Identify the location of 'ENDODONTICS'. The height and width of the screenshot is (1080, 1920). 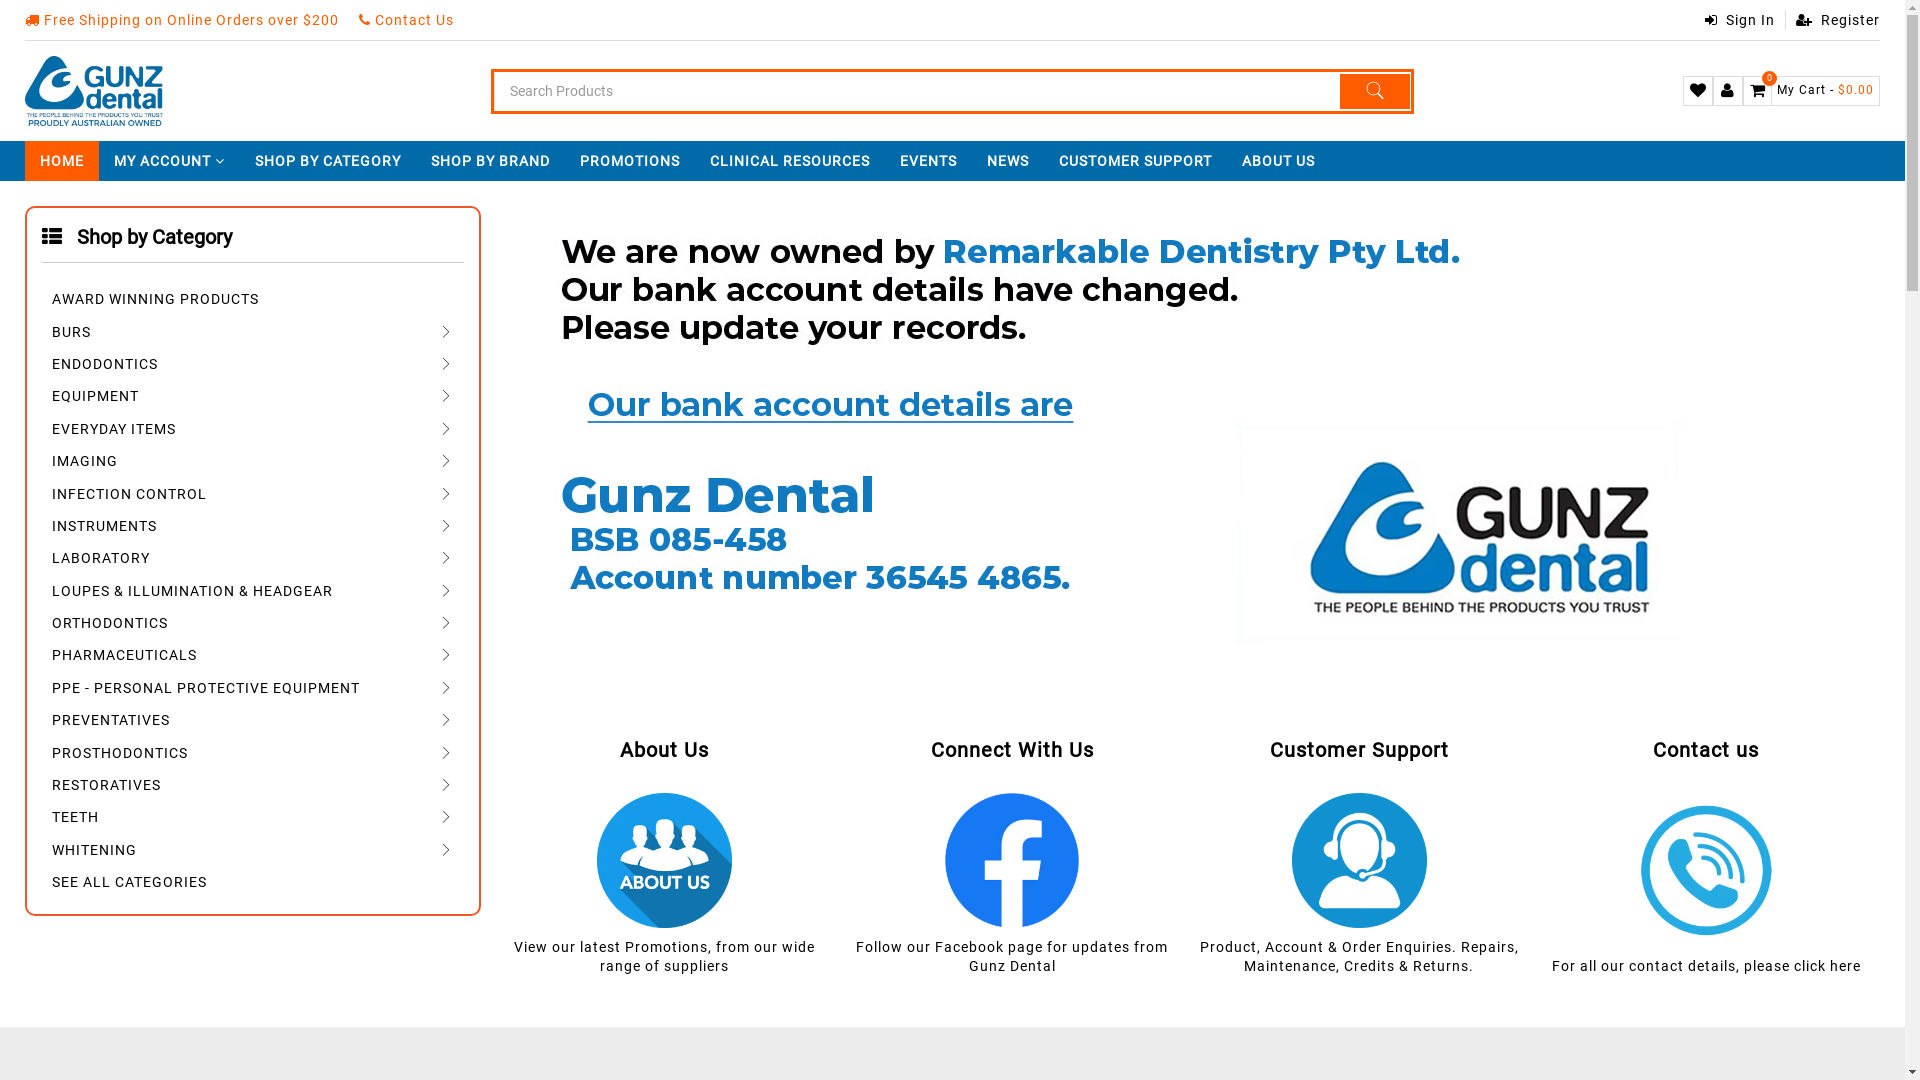
(252, 363).